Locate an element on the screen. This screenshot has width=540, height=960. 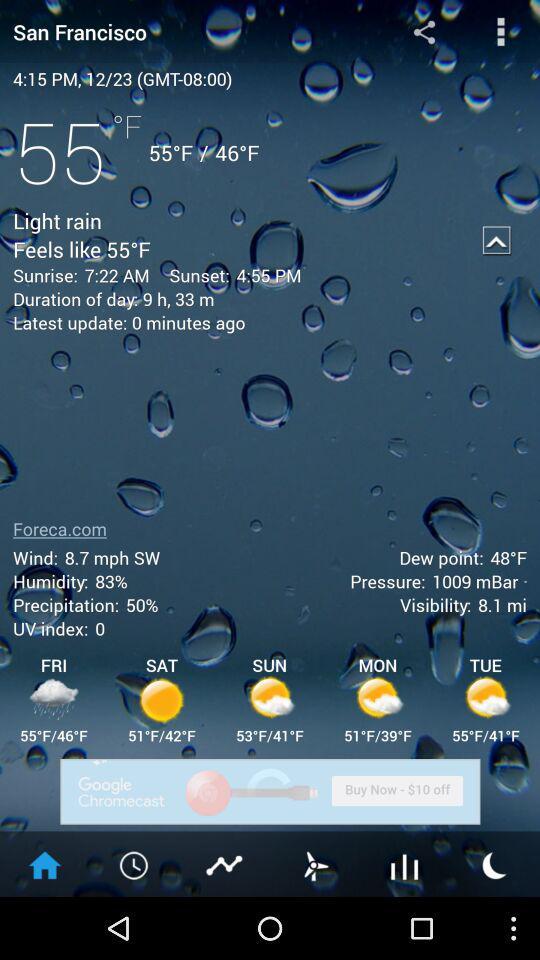
show temperature graph is located at coordinates (224, 863).